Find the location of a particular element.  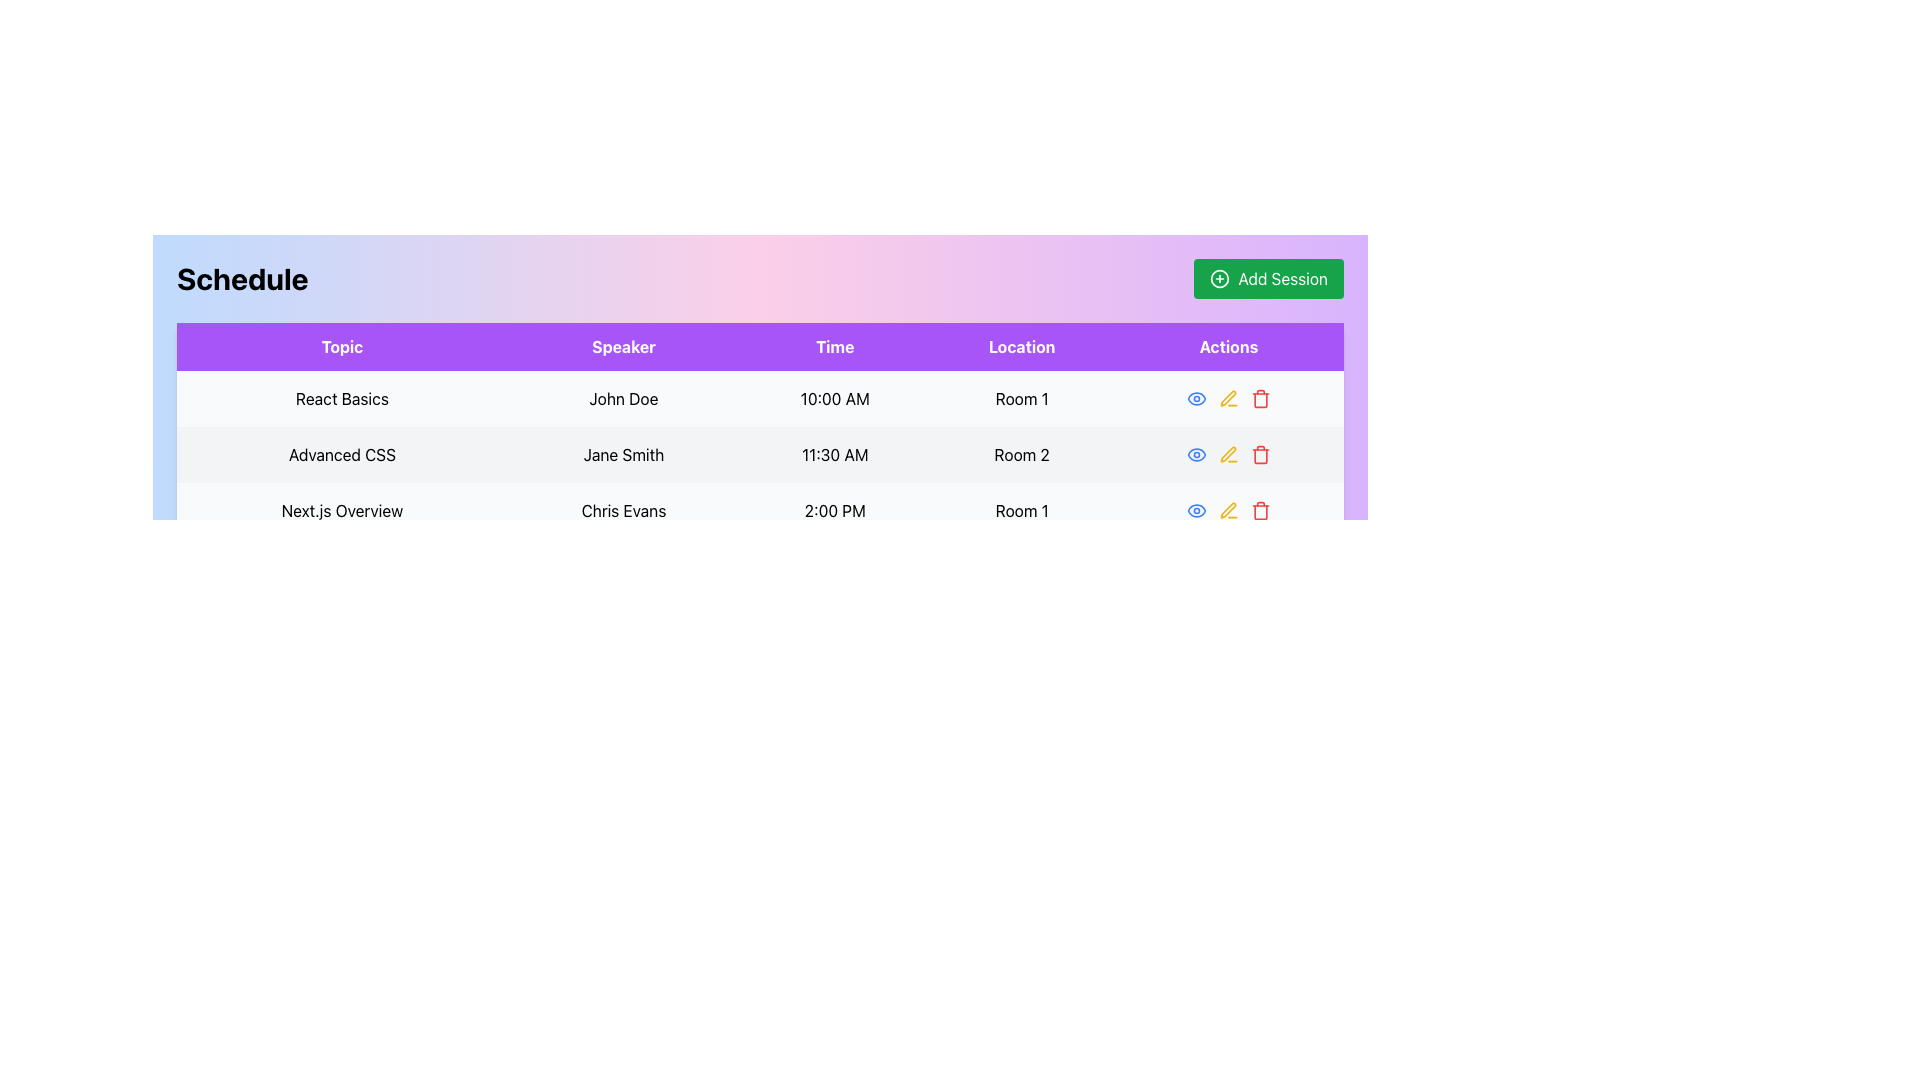

the static text label displaying 'Time' in bold white font, which is the third column header in a table, positioned between the 'Speaker' and 'Location' headers is located at coordinates (835, 346).